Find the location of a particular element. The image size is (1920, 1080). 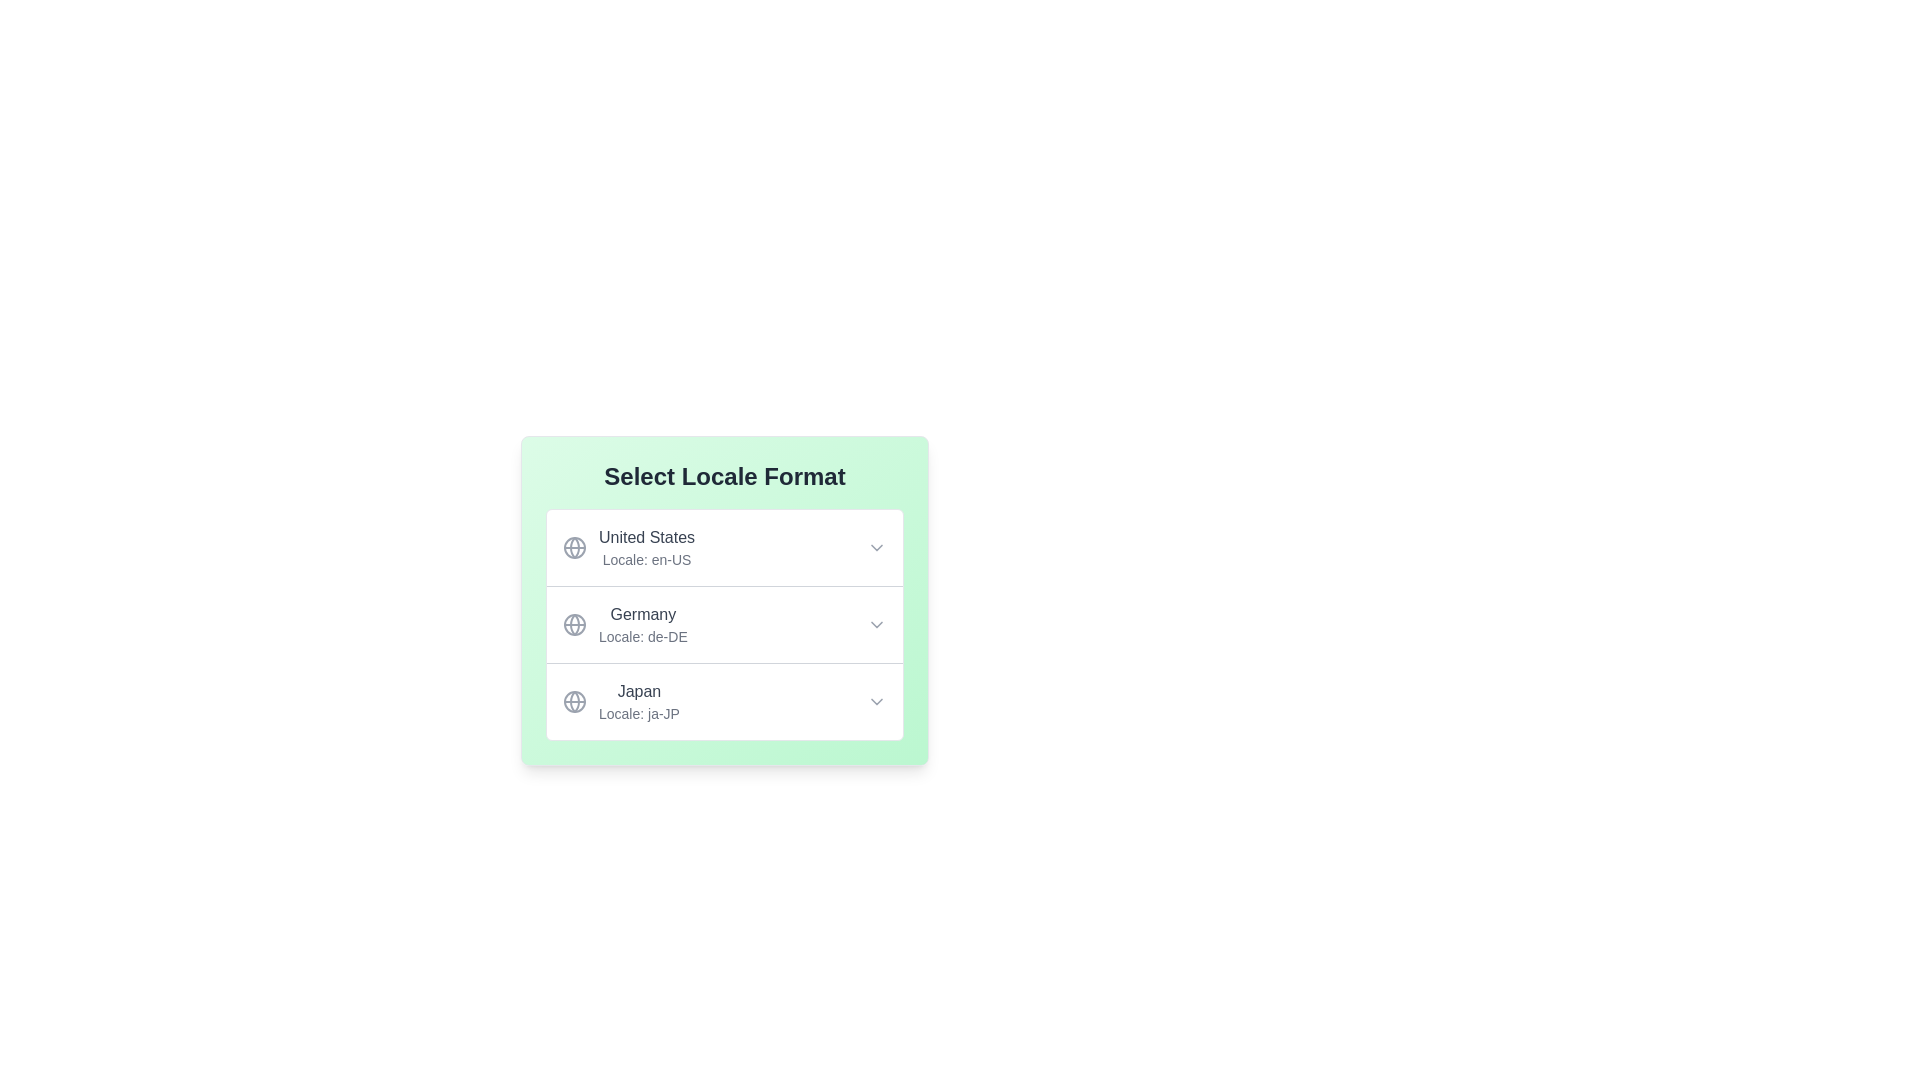

the globe icon representing the 'Japan' locale selection, which is the third globe icon in the list, to select the locale is located at coordinates (574, 701).